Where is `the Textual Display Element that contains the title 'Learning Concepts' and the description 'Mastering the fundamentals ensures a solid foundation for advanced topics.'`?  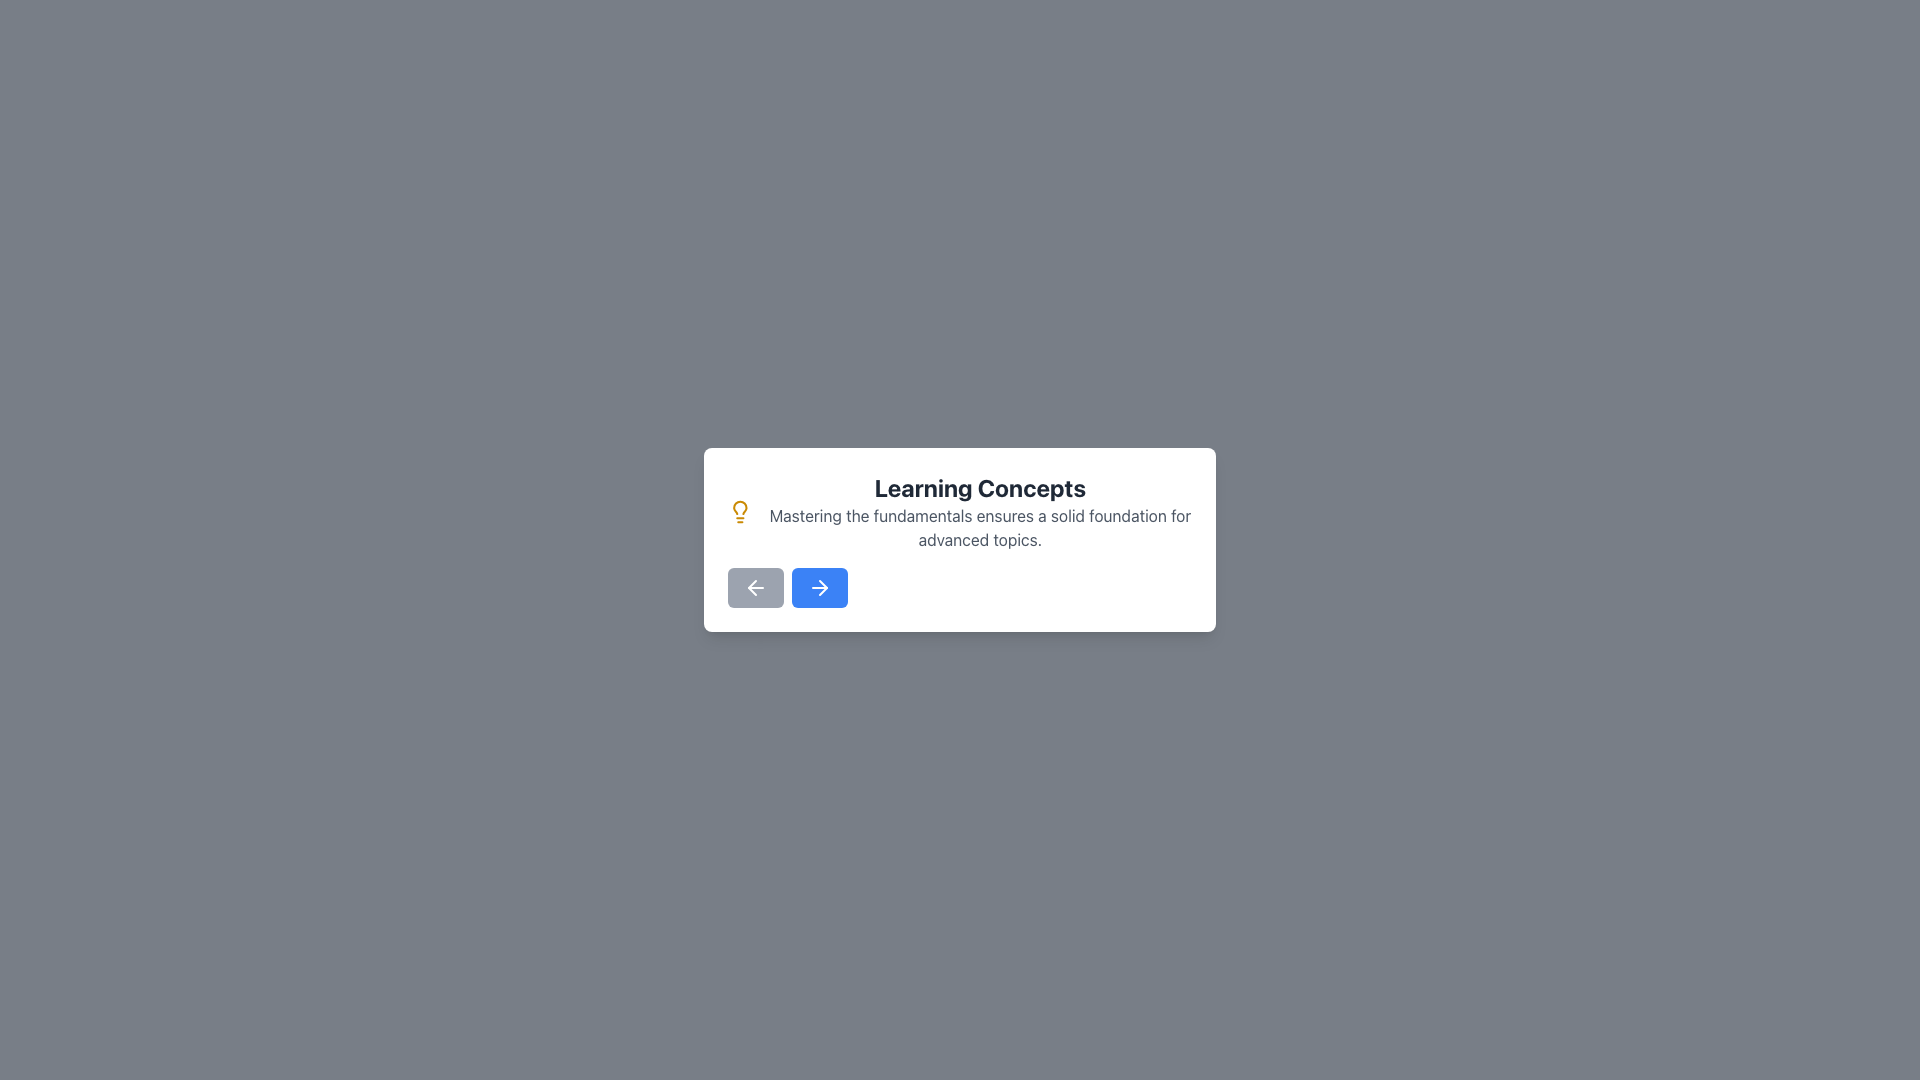
the Textual Display Element that contains the title 'Learning Concepts' and the description 'Mastering the fundamentals ensures a solid foundation for advanced topics.' is located at coordinates (980, 511).